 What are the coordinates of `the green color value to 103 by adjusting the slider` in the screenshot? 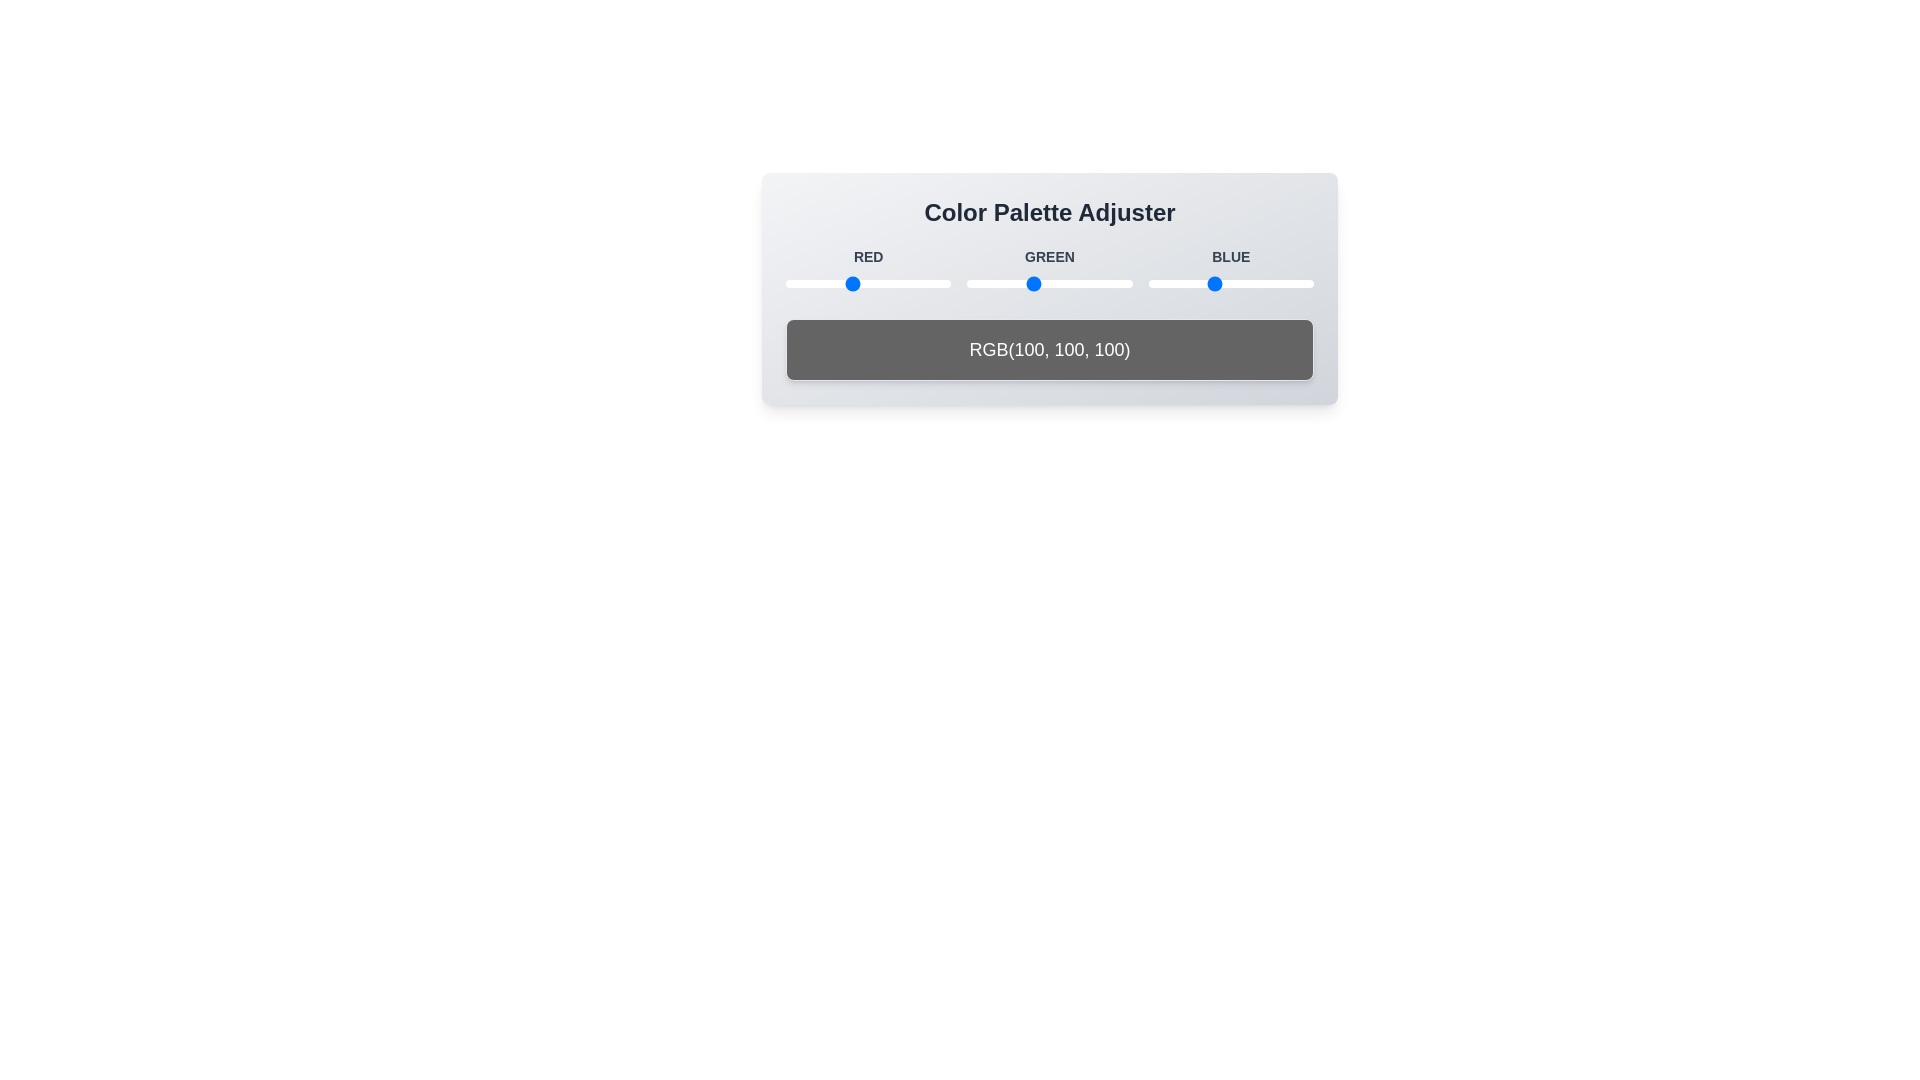 It's located at (1034, 284).